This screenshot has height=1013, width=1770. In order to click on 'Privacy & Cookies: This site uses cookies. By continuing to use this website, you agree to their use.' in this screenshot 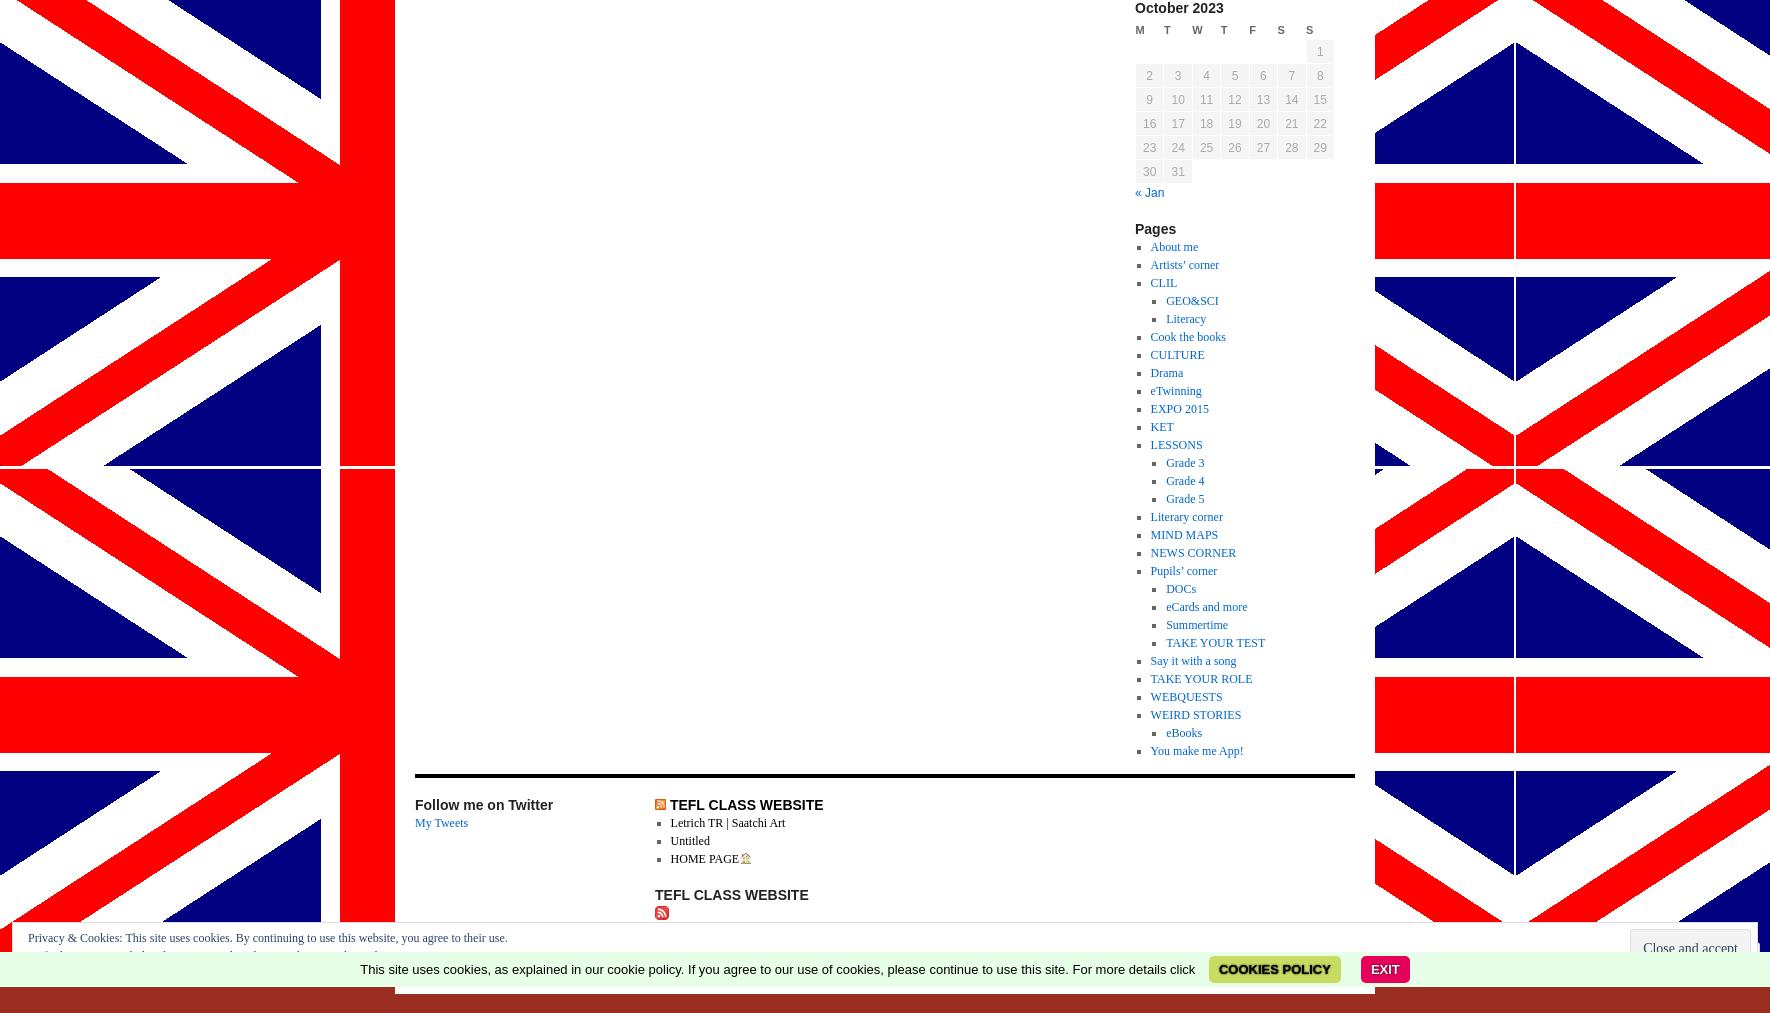, I will do `click(267, 938)`.